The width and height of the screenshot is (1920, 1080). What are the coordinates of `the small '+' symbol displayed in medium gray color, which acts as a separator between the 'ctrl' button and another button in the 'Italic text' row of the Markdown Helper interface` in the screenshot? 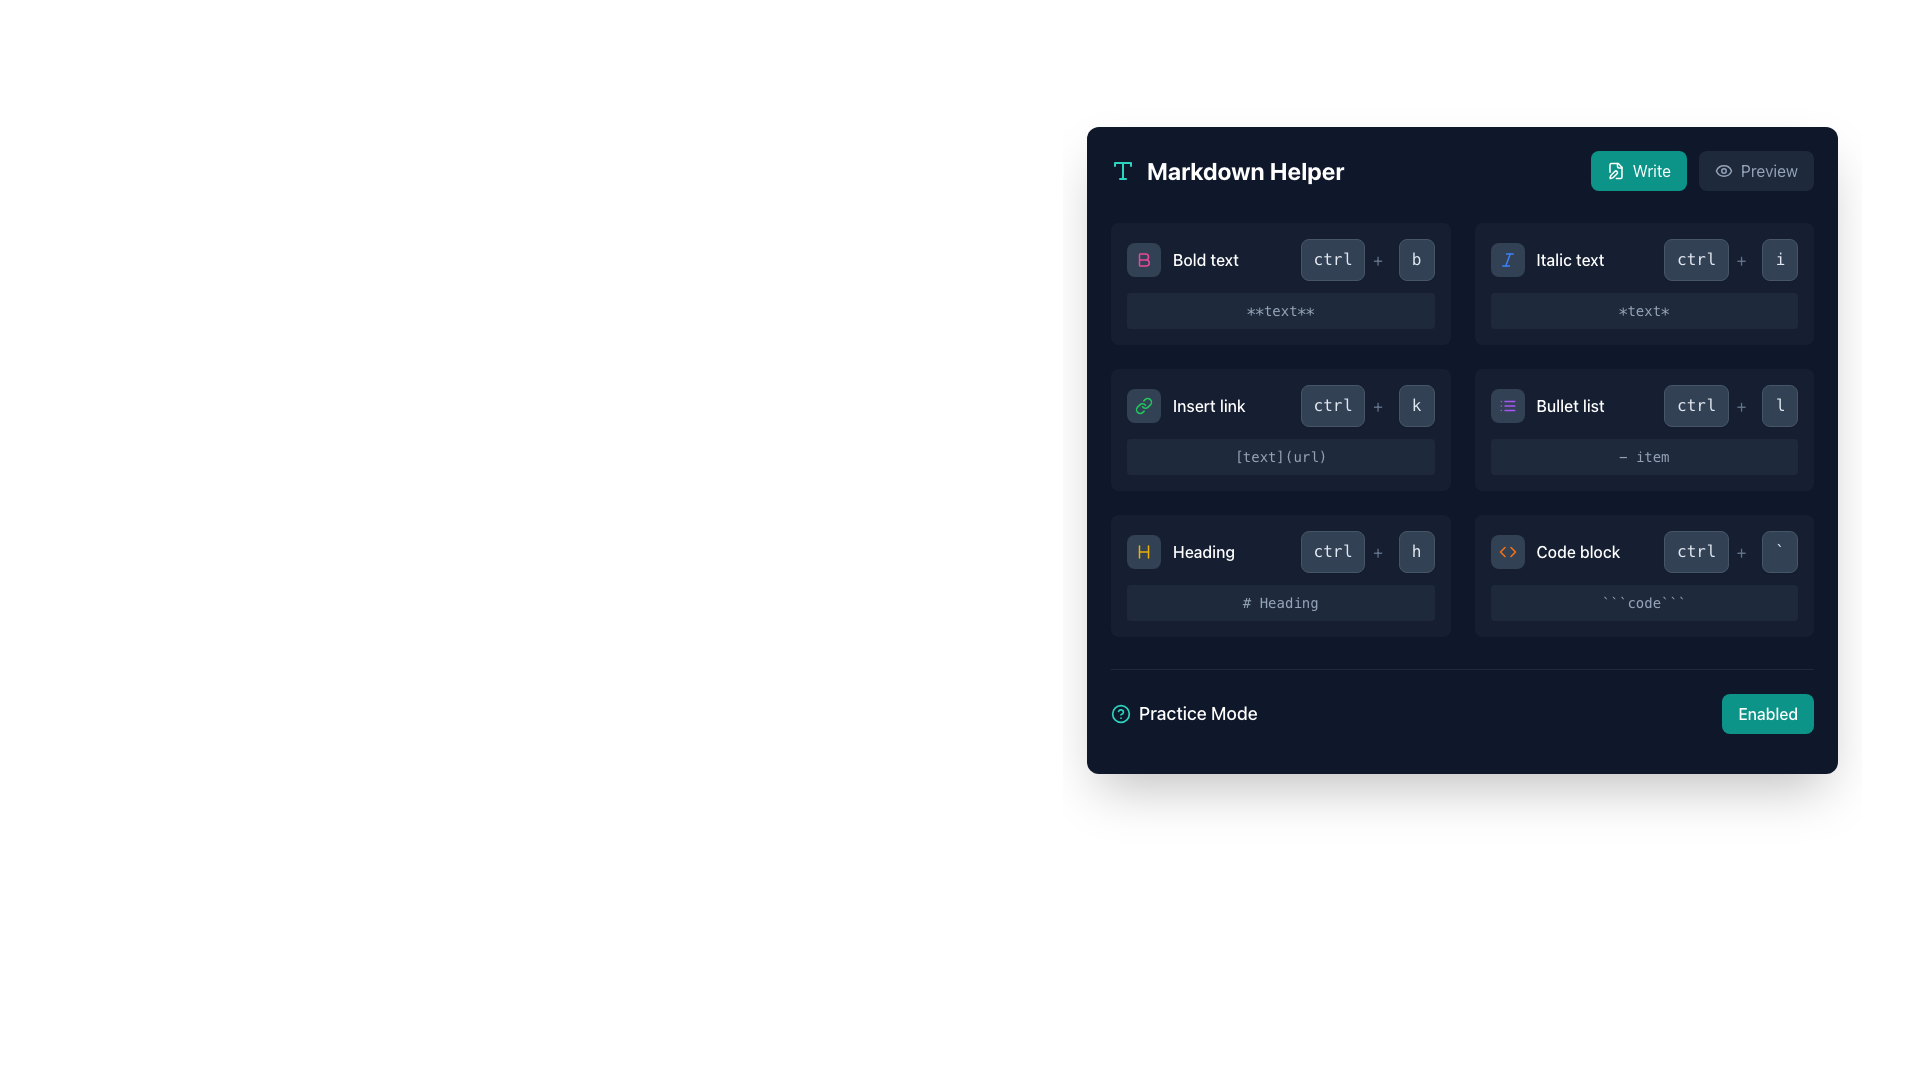 It's located at (1740, 258).